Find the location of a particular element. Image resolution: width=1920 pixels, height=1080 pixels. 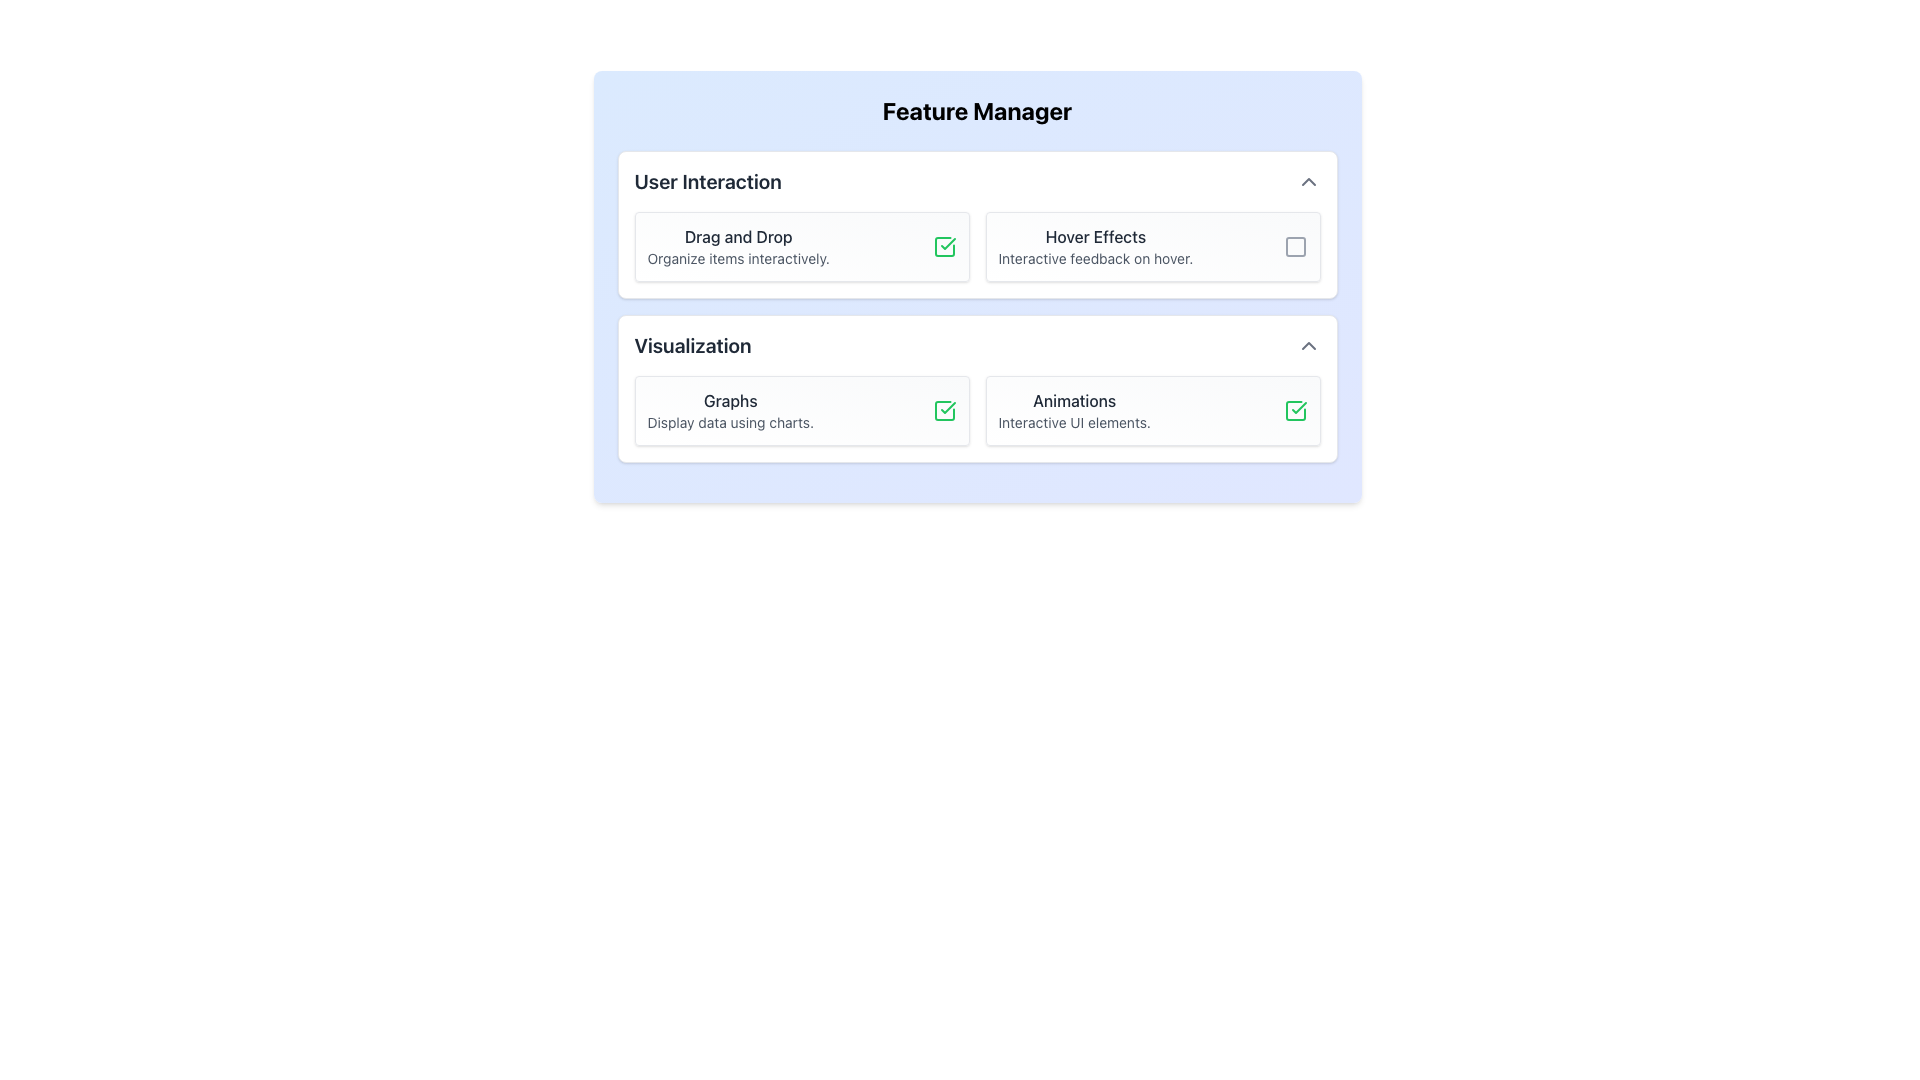

the text label reading 'Animations' which is situated in the lower section of the layout under the 'Visualization' category is located at coordinates (1073, 401).